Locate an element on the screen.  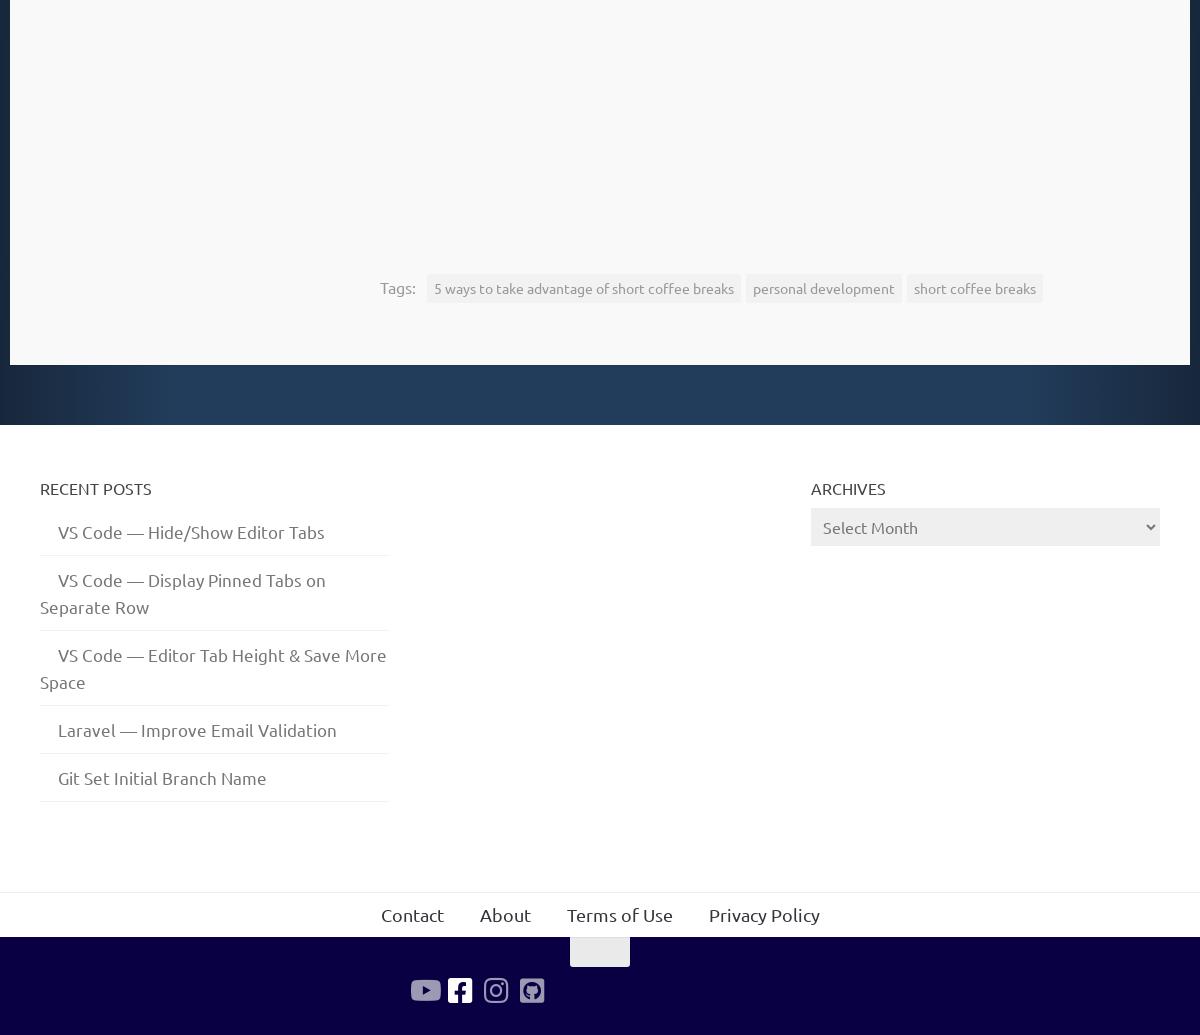
'VS Code — Display Pinned Tabs on Separate Row' is located at coordinates (182, 591).